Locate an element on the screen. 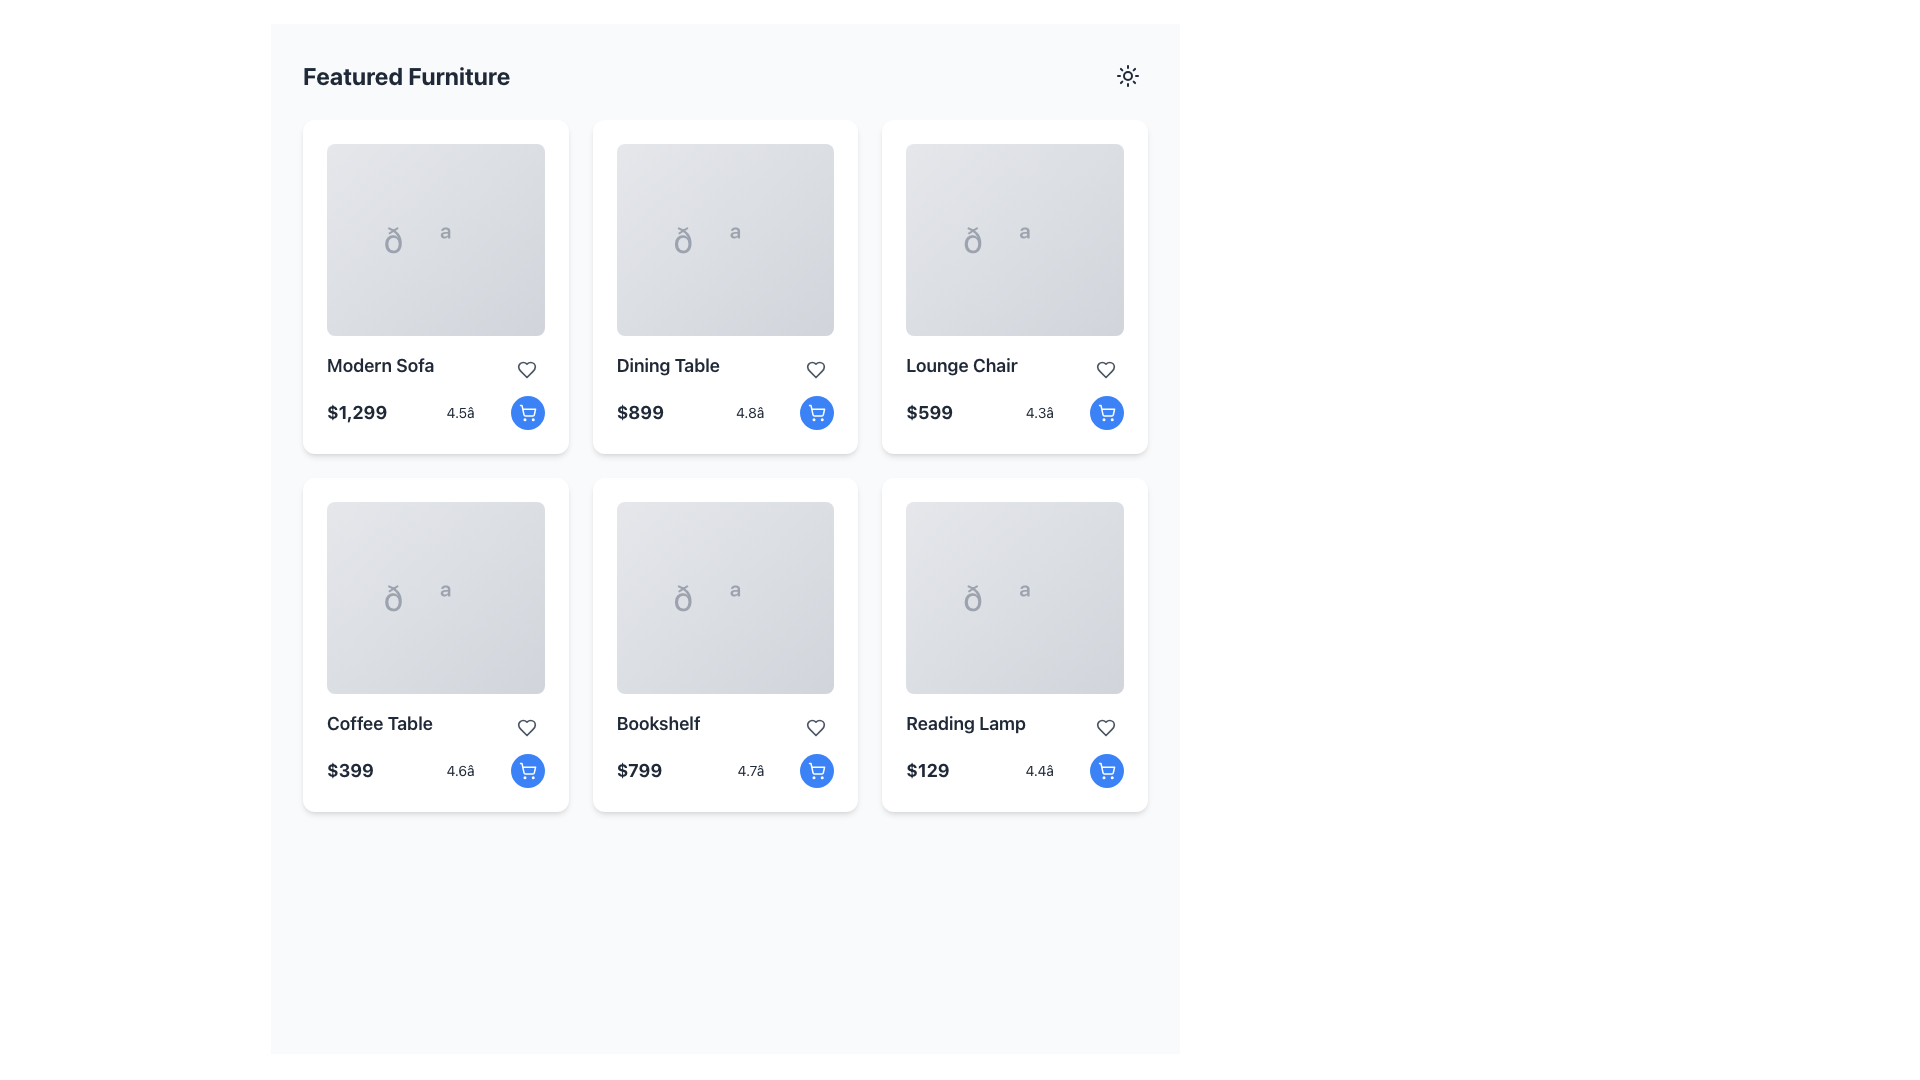  the icon representing the 'Modern Sofa' product located in the upper segment of the first card in the grid layout is located at coordinates (434, 238).